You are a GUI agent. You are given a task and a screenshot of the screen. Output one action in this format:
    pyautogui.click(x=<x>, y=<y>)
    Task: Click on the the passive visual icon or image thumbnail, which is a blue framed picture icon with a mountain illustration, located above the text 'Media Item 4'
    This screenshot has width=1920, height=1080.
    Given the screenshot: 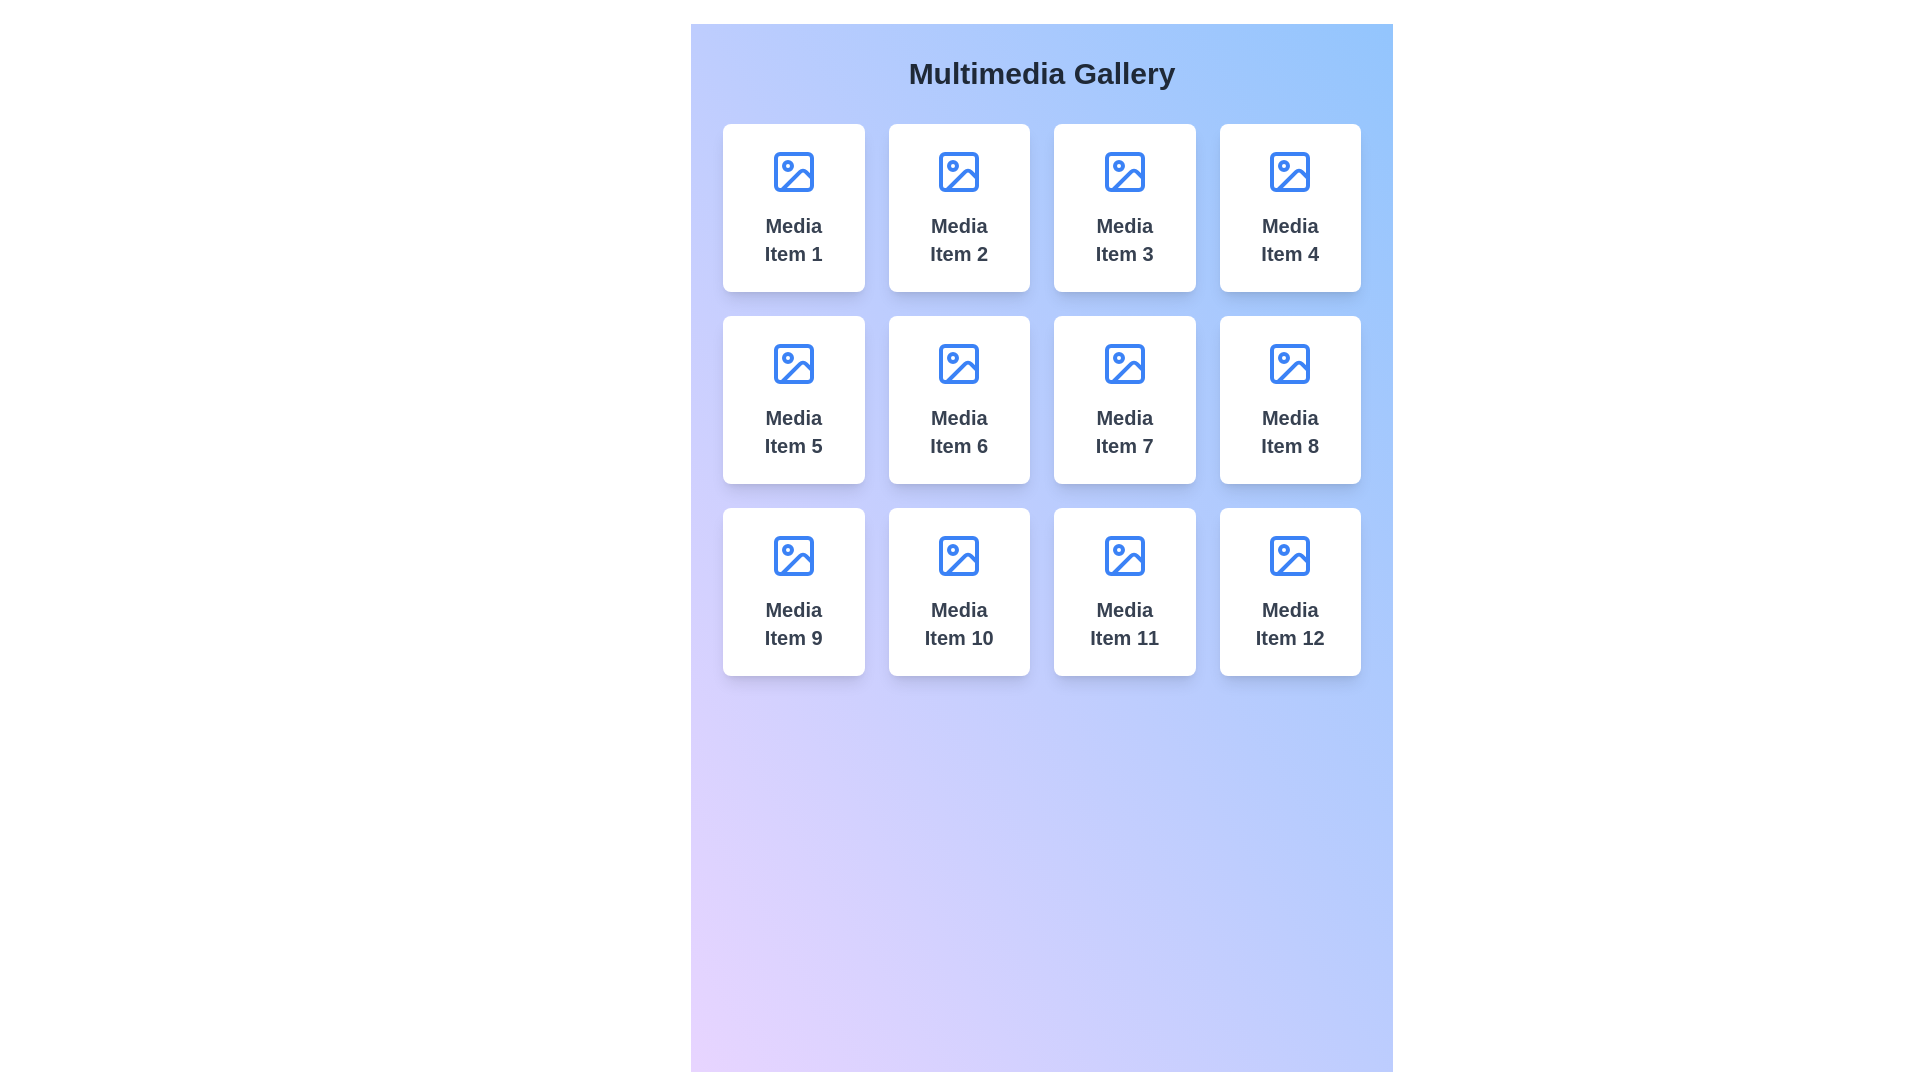 What is the action you would take?
    pyautogui.click(x=1290, y=171)
    